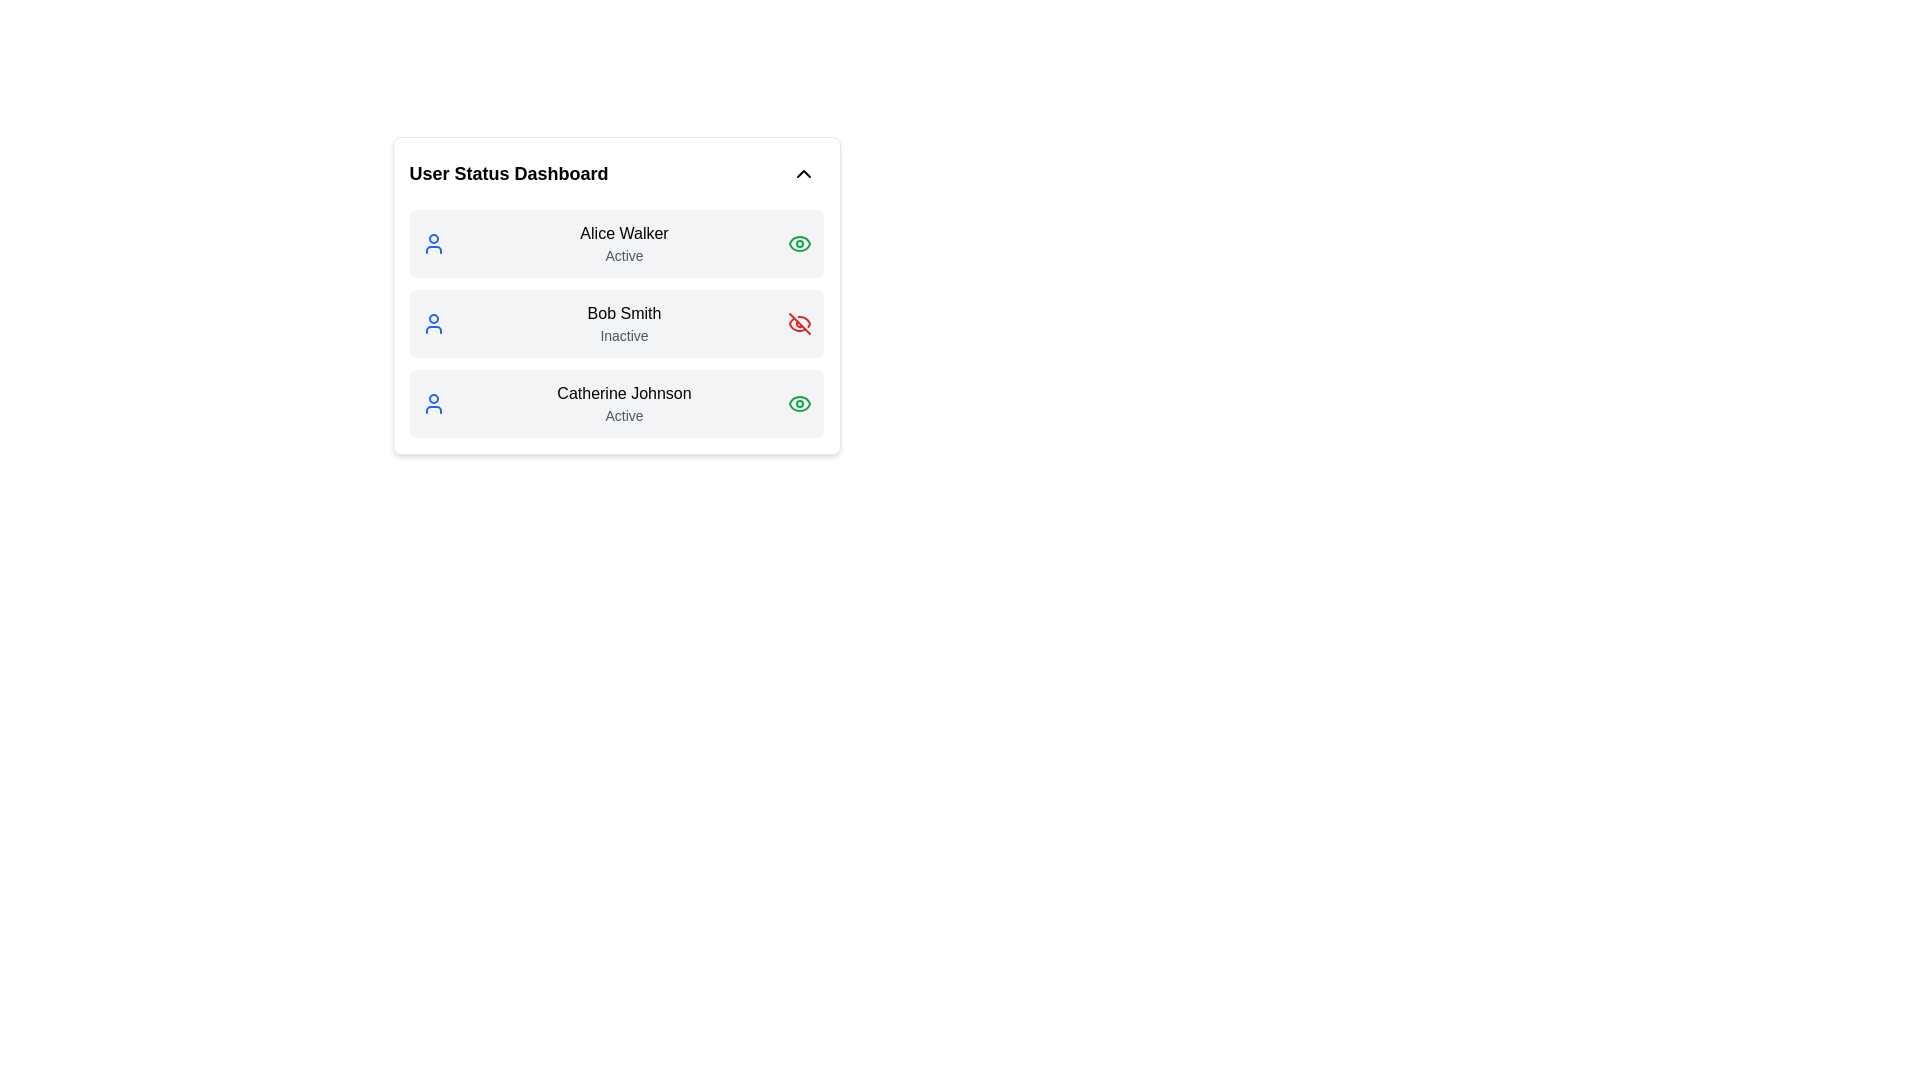 Image resolution: width=1920 pixels, height=1080 pixels. I want to click on the static text label displaying the word 'Inactive', which is styled in gray and located beneath the name 'Bob Smith' in the user information card on the User Status Dashboard, so click(623, 334).